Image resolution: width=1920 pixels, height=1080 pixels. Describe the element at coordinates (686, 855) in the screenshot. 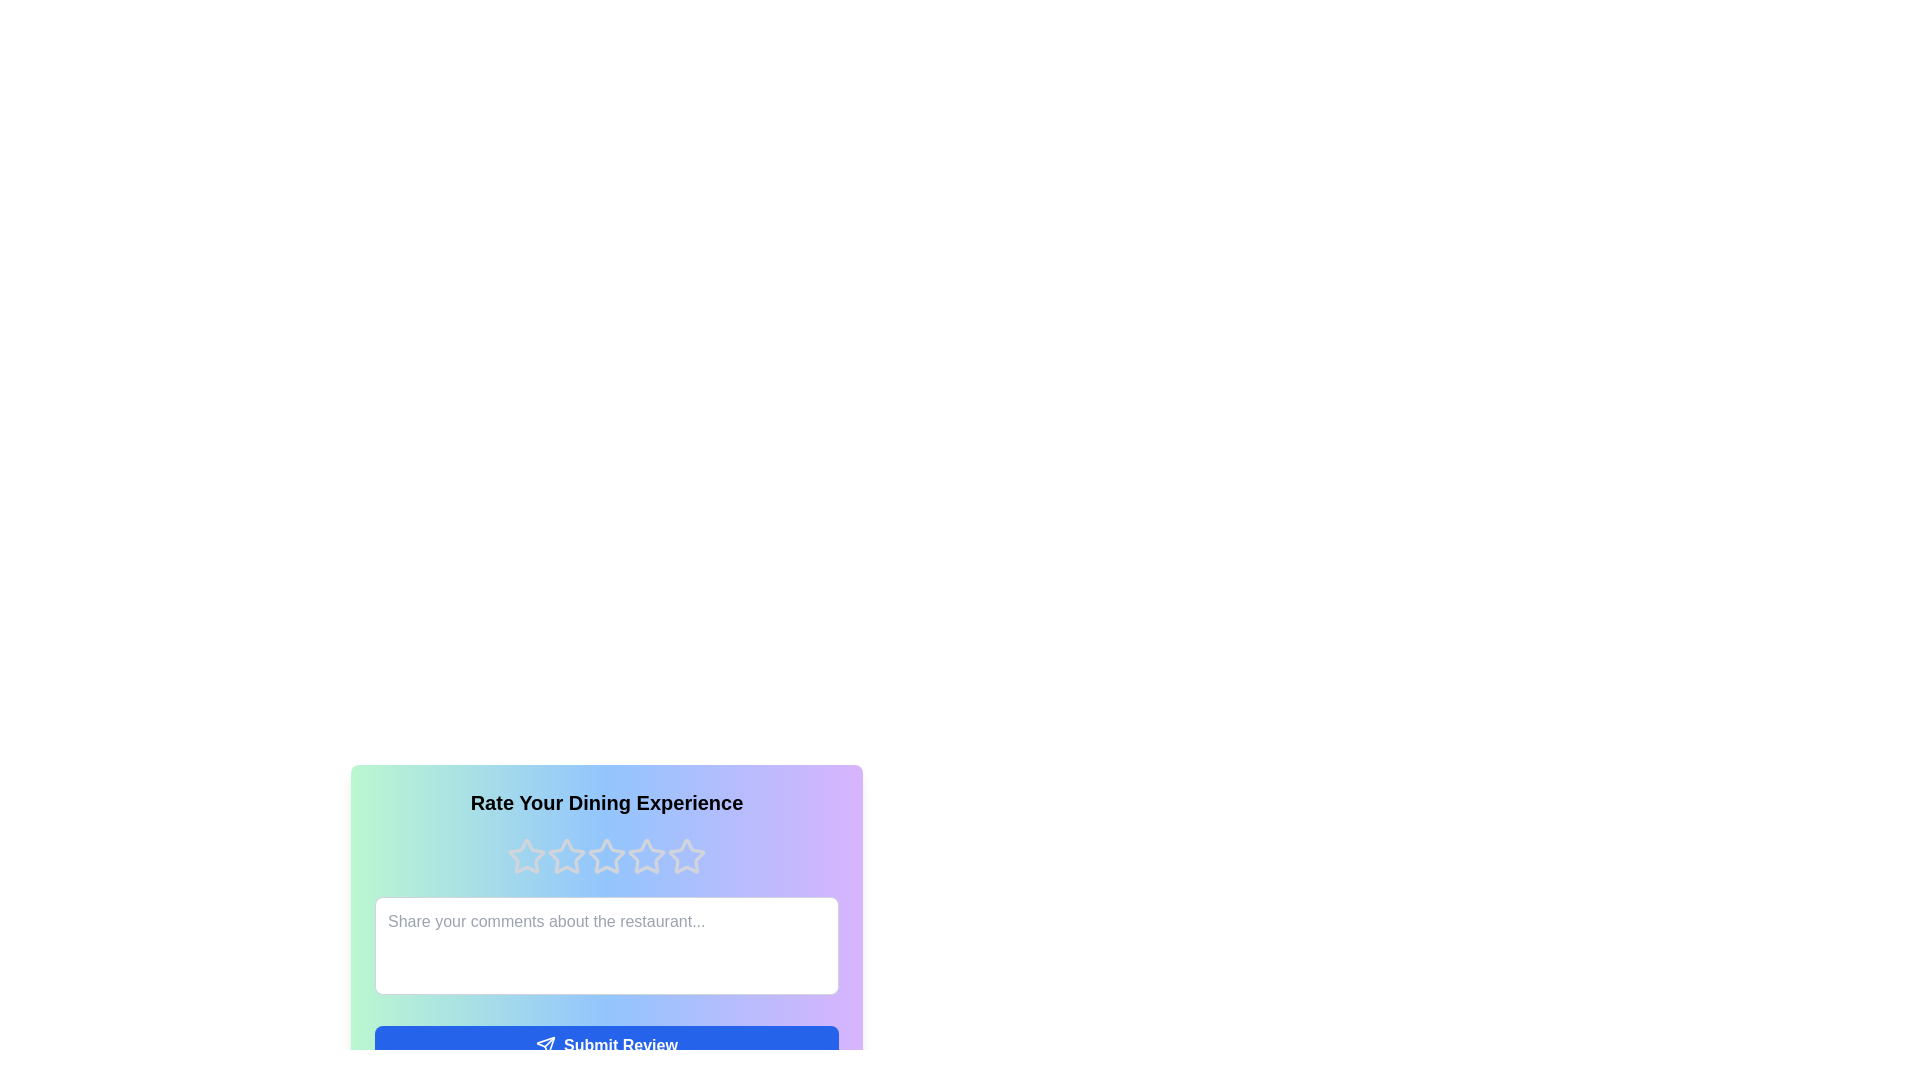

I see `the fifth star icon, which is a soft gray star with a stroke effect` at that location.